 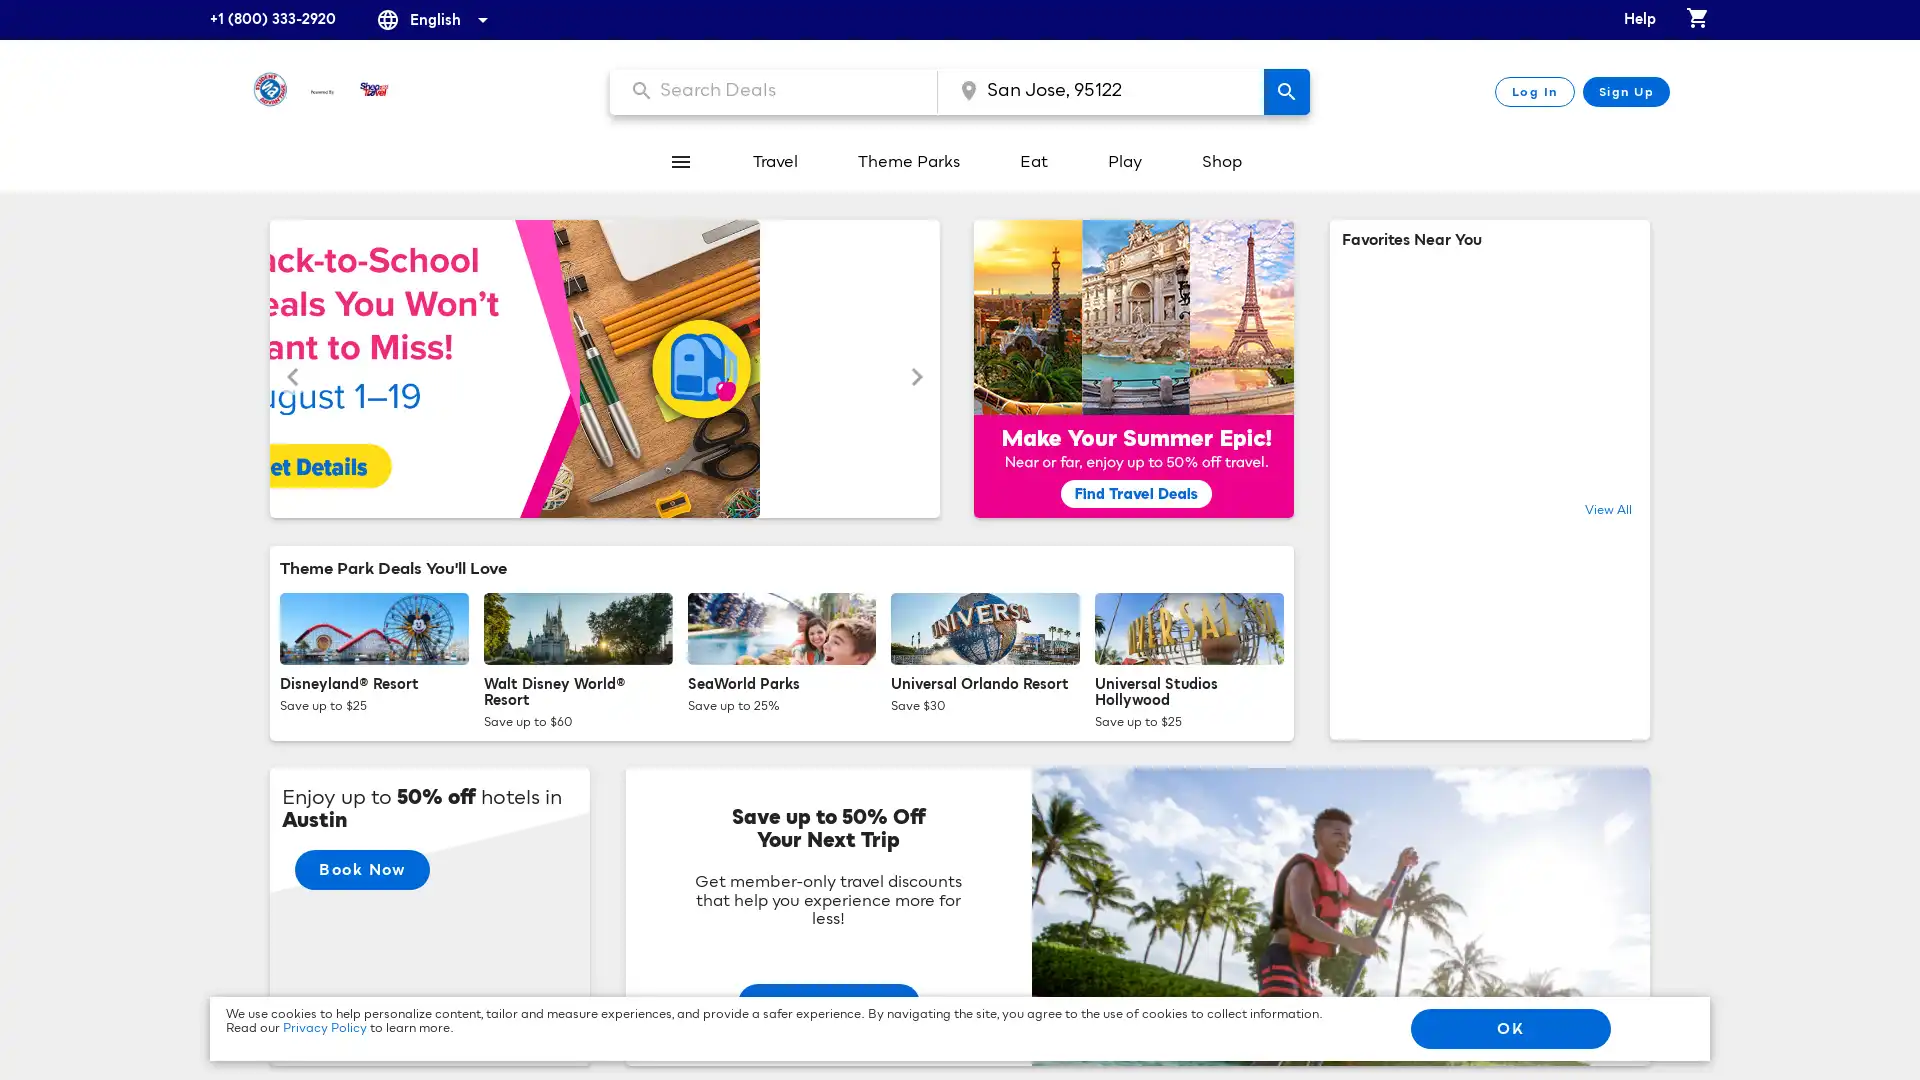 I want to click on Skip to content, so click(x=6, y=7).